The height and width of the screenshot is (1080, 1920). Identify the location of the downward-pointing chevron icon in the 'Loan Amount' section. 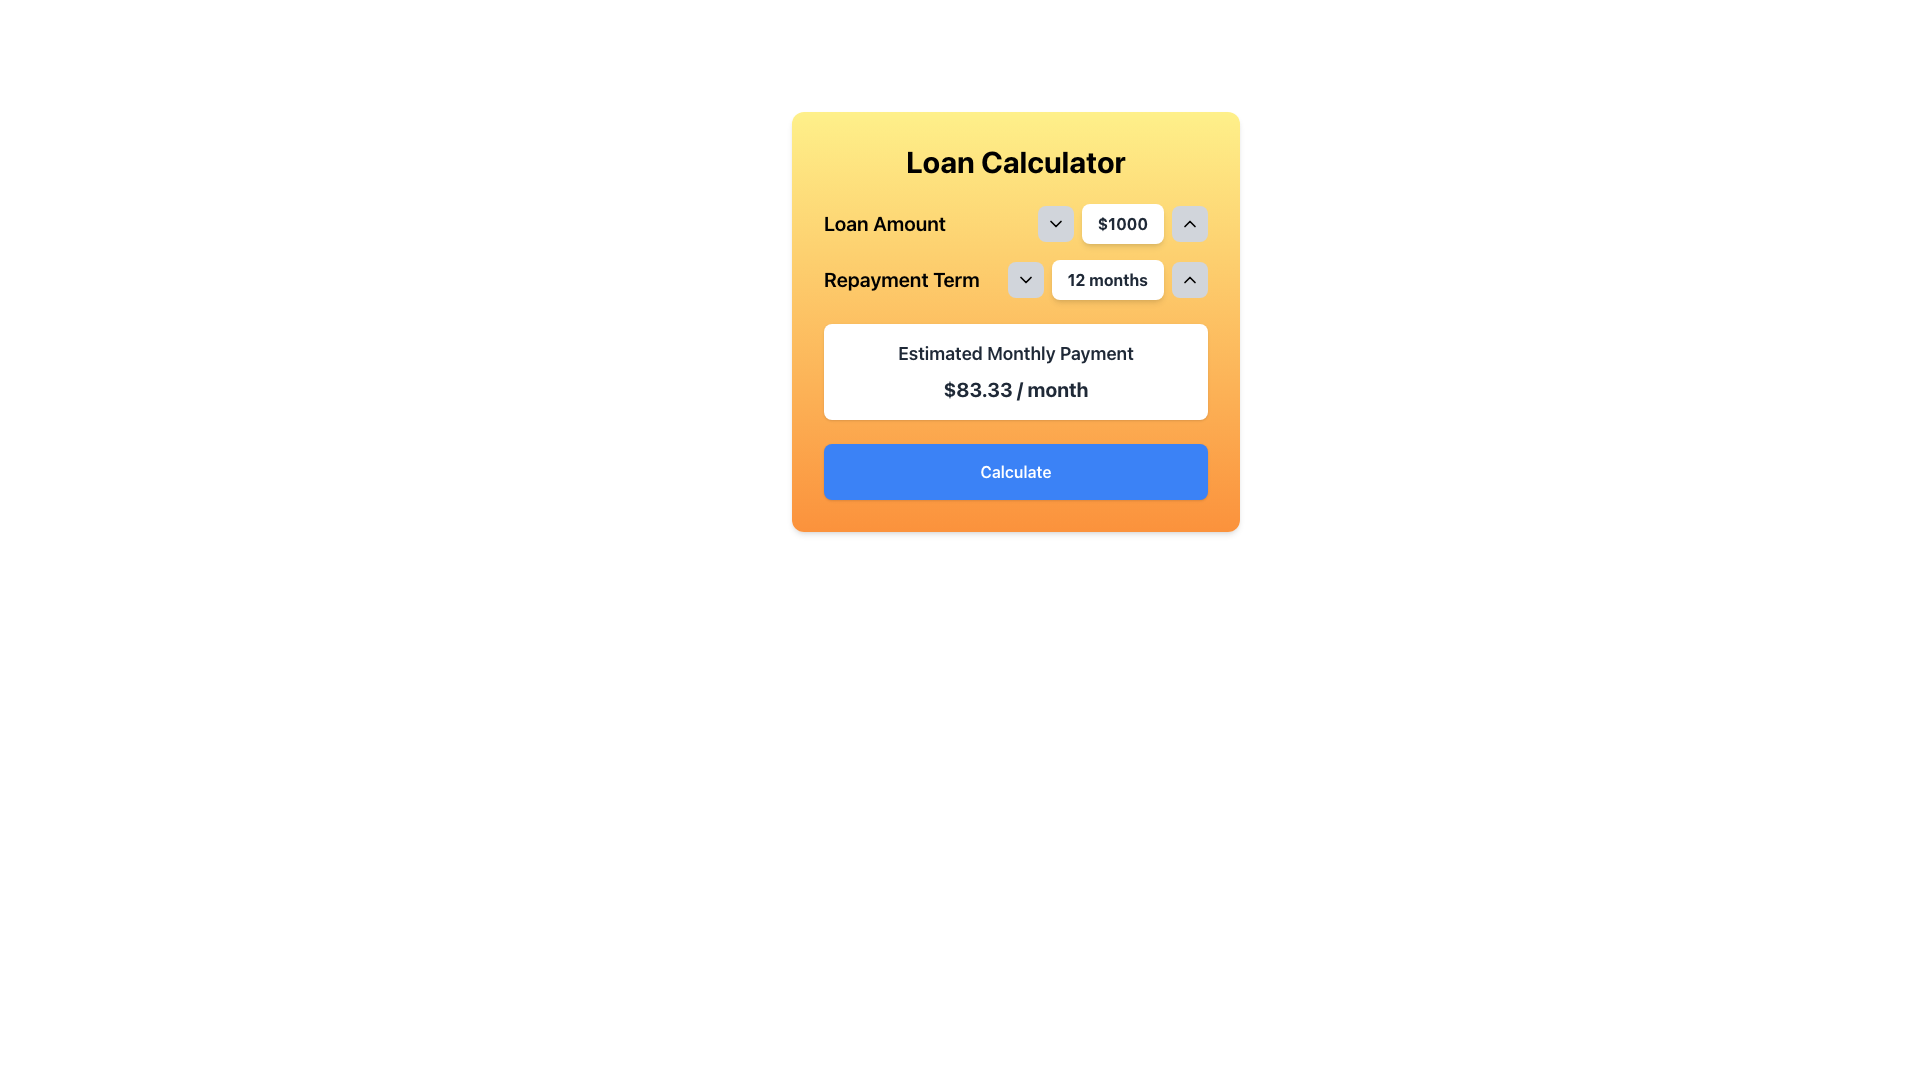
(1054, 223).